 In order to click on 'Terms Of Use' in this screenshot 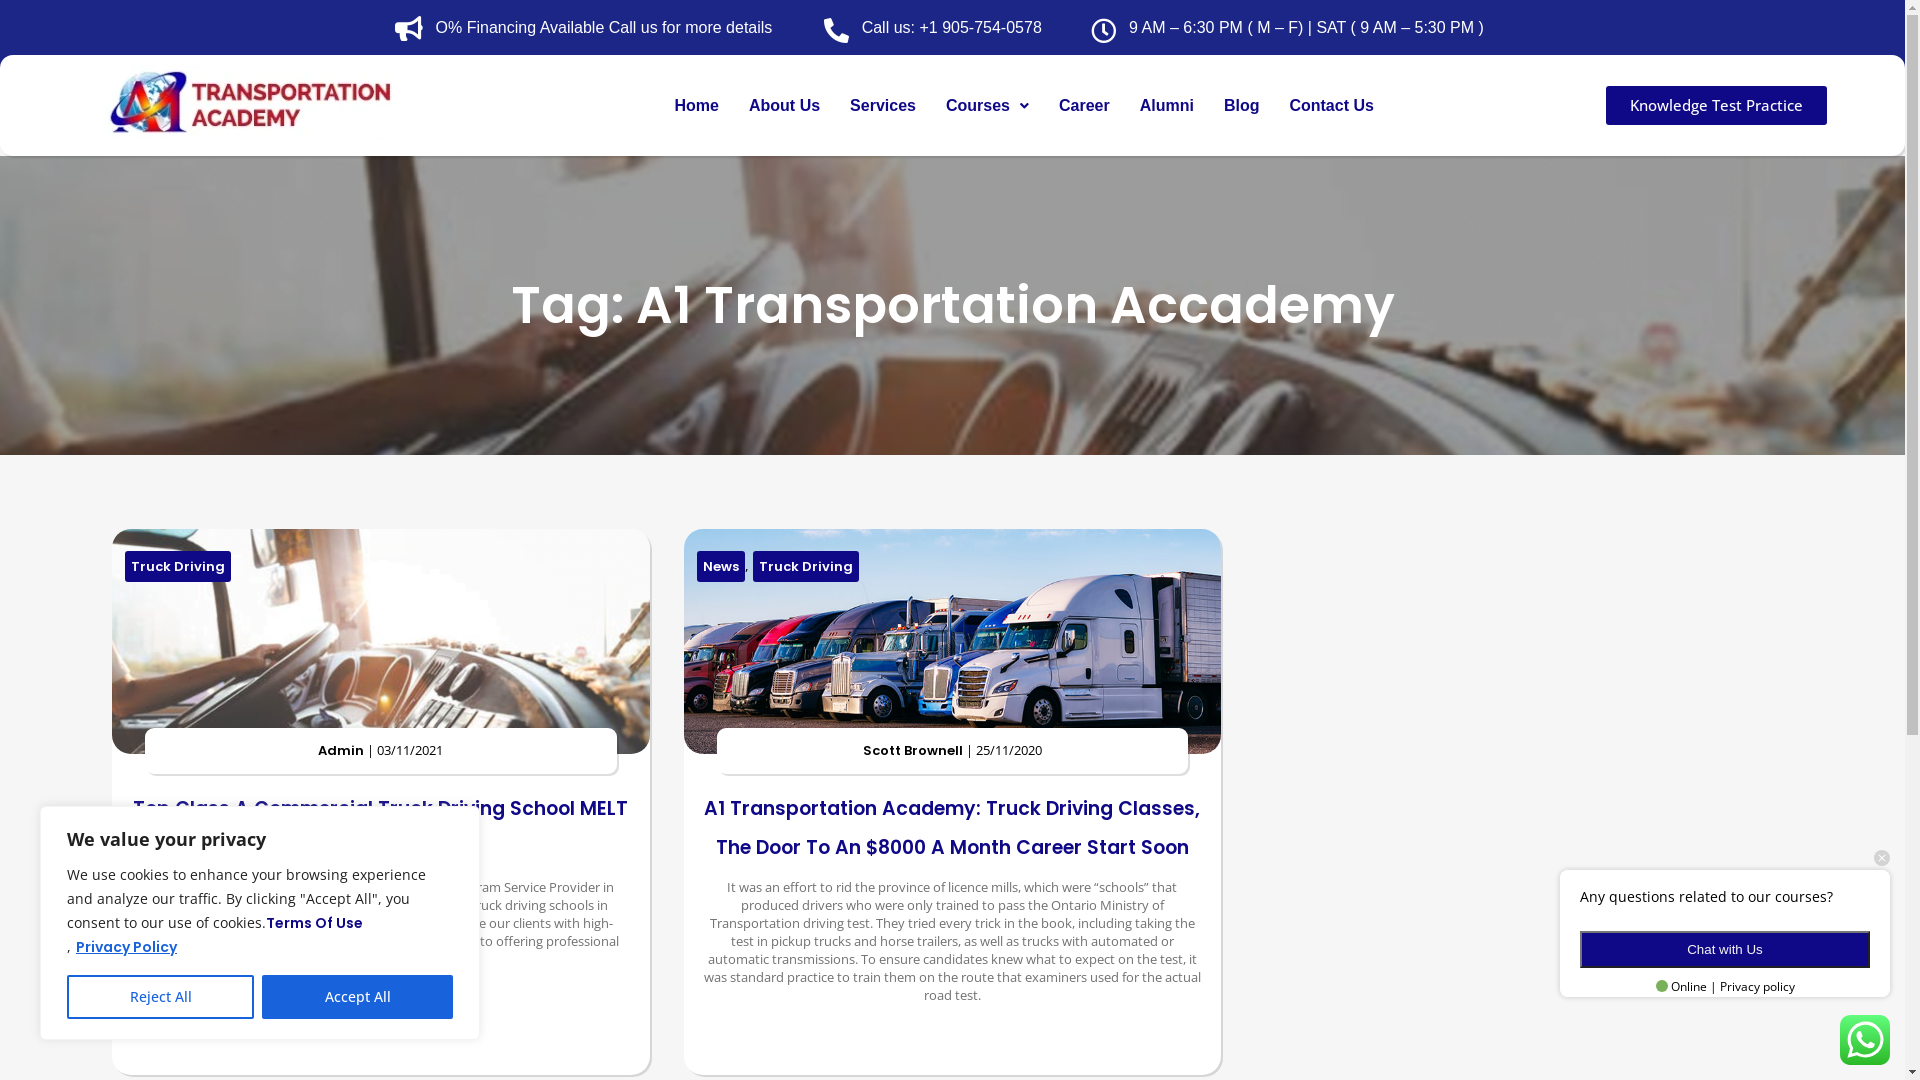, I will do `click(313, 922)`.